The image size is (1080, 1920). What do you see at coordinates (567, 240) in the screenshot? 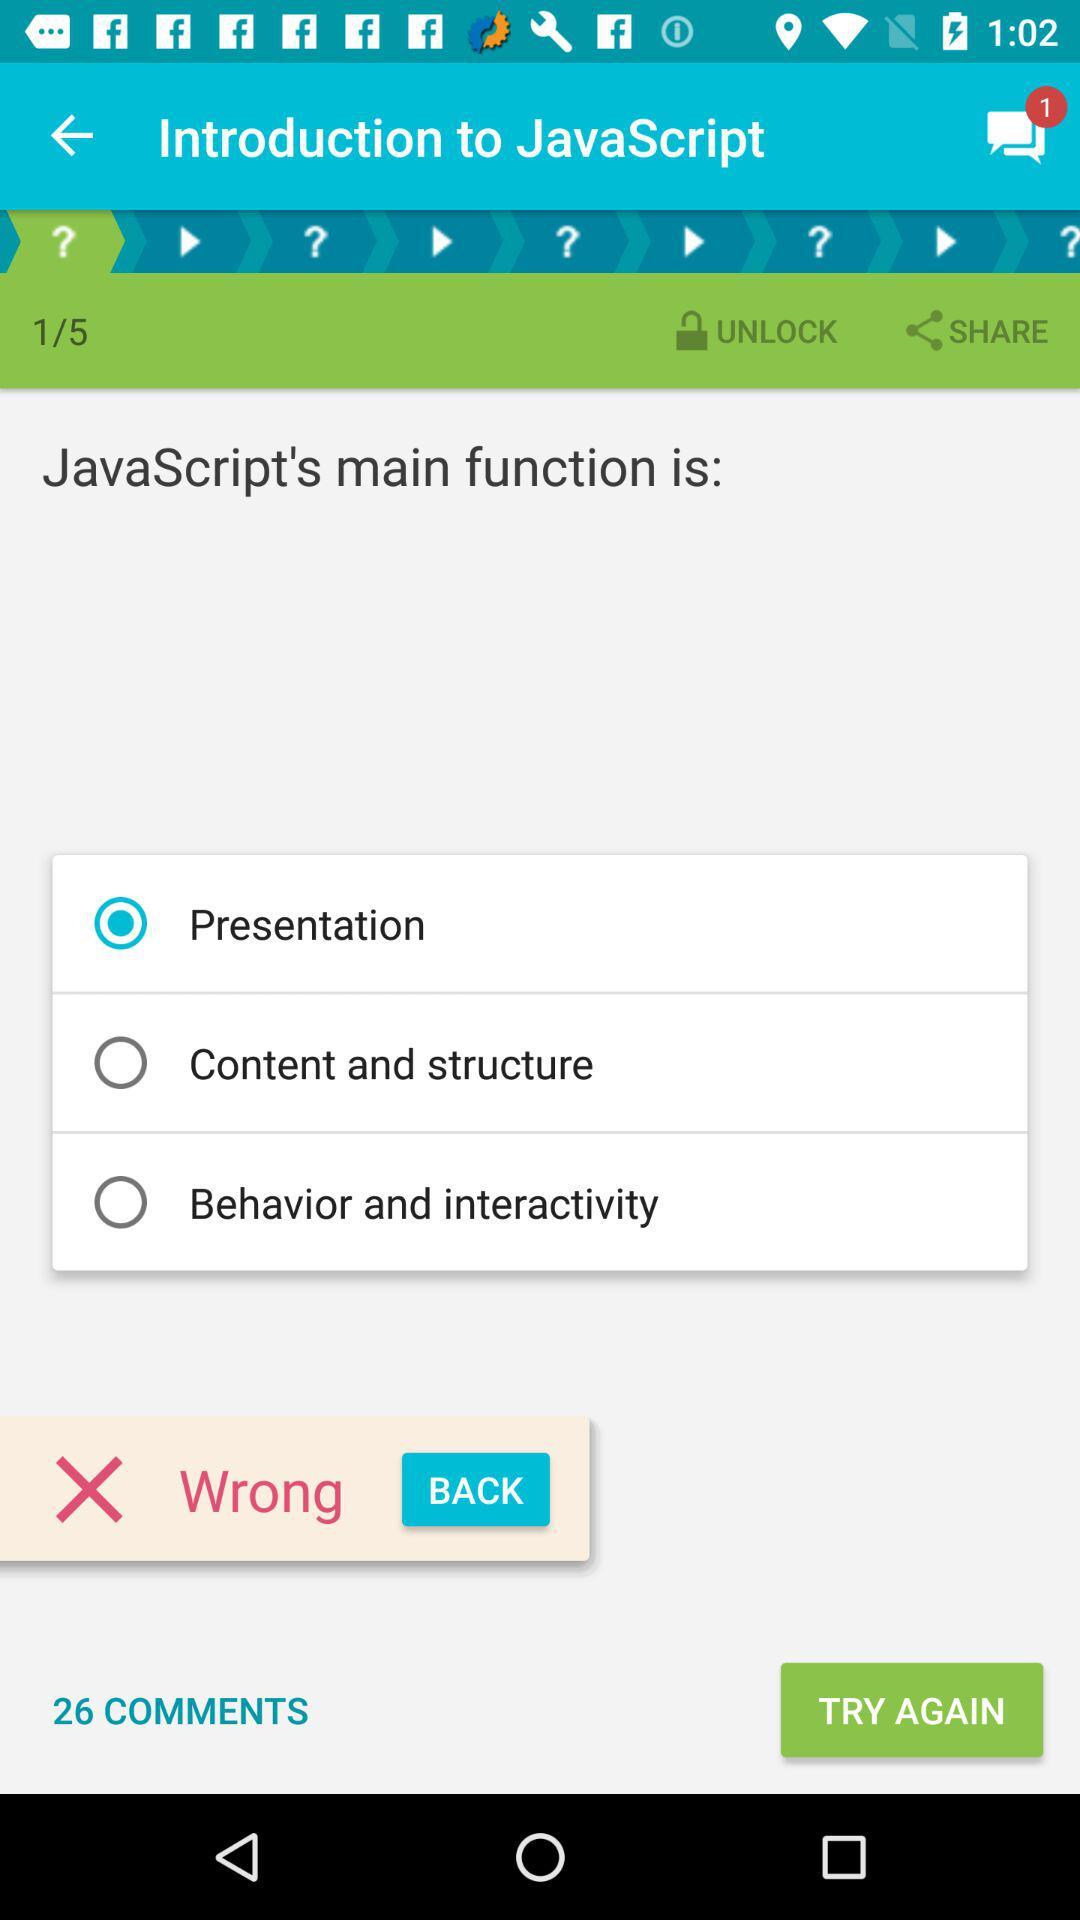
I see `help` at bounding box center [567, 240].